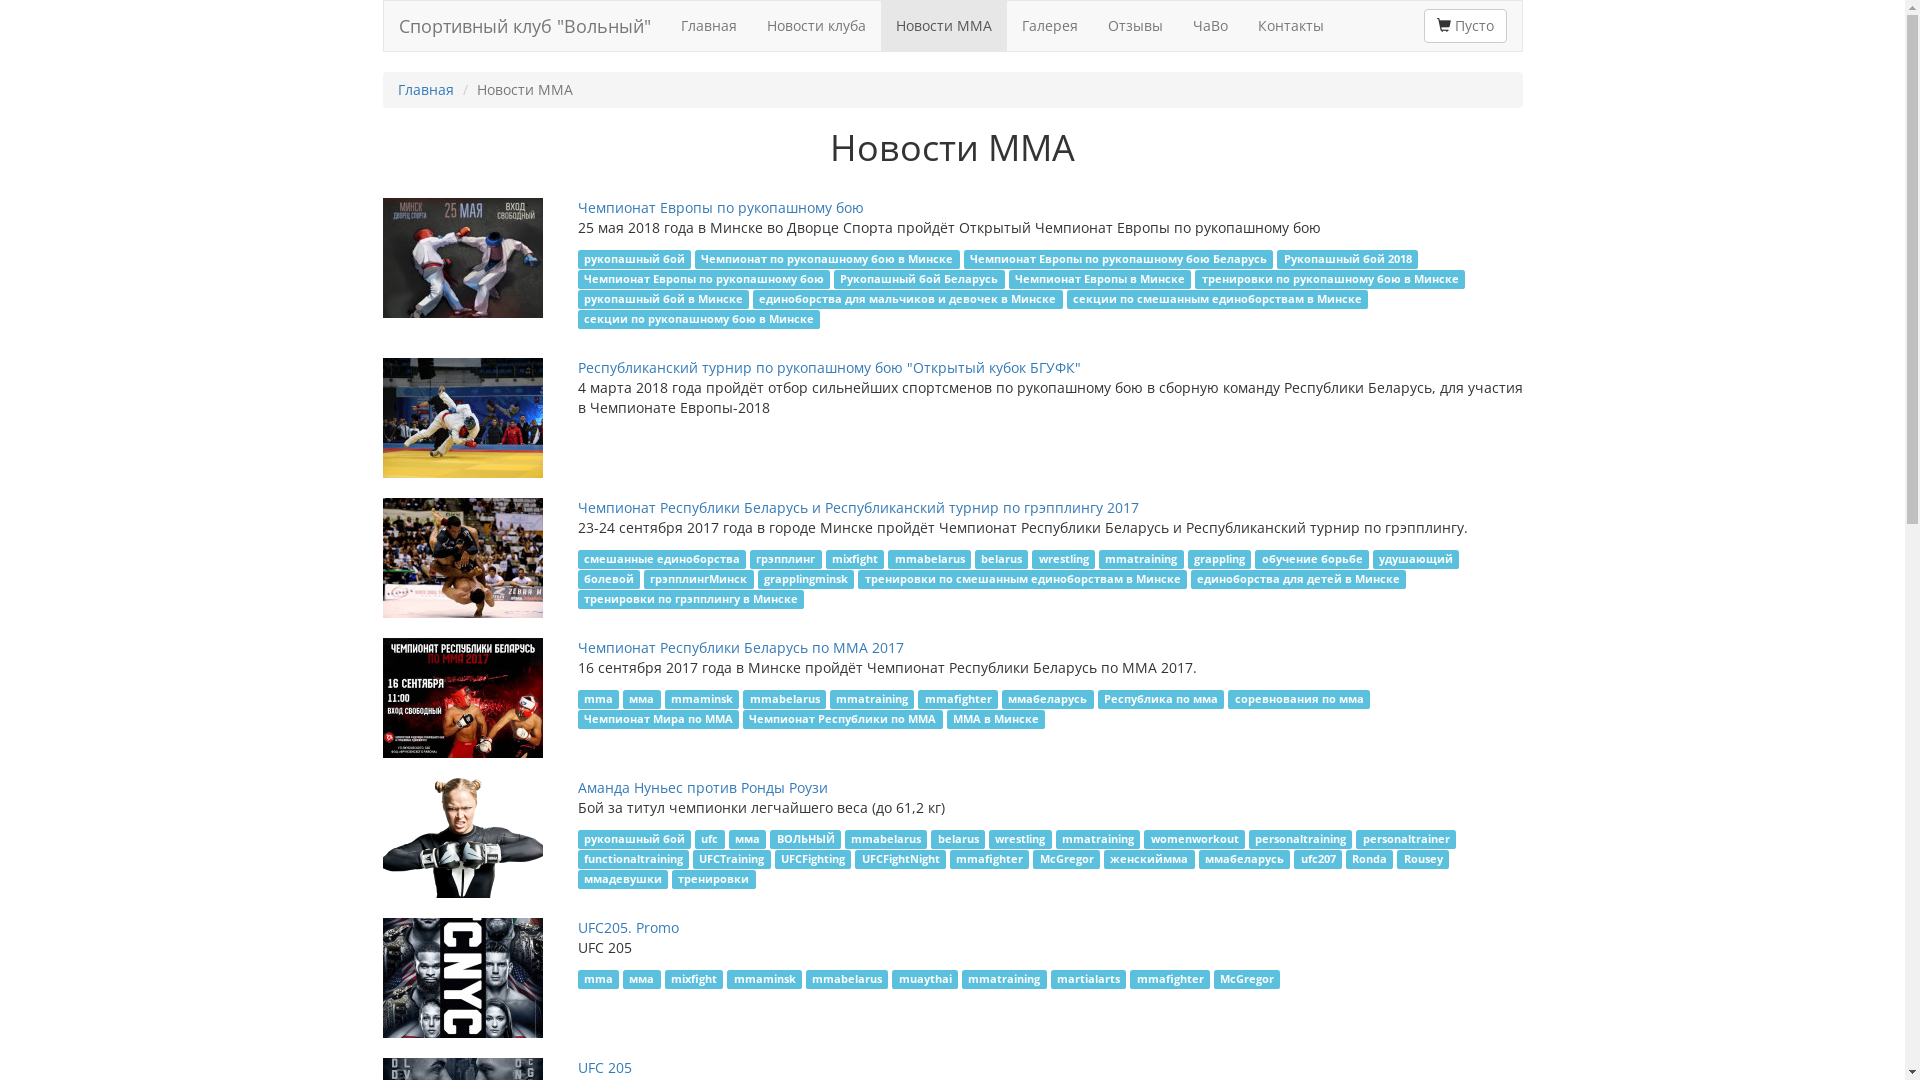  I want to click on 'ufc207', so click(1318, 858).